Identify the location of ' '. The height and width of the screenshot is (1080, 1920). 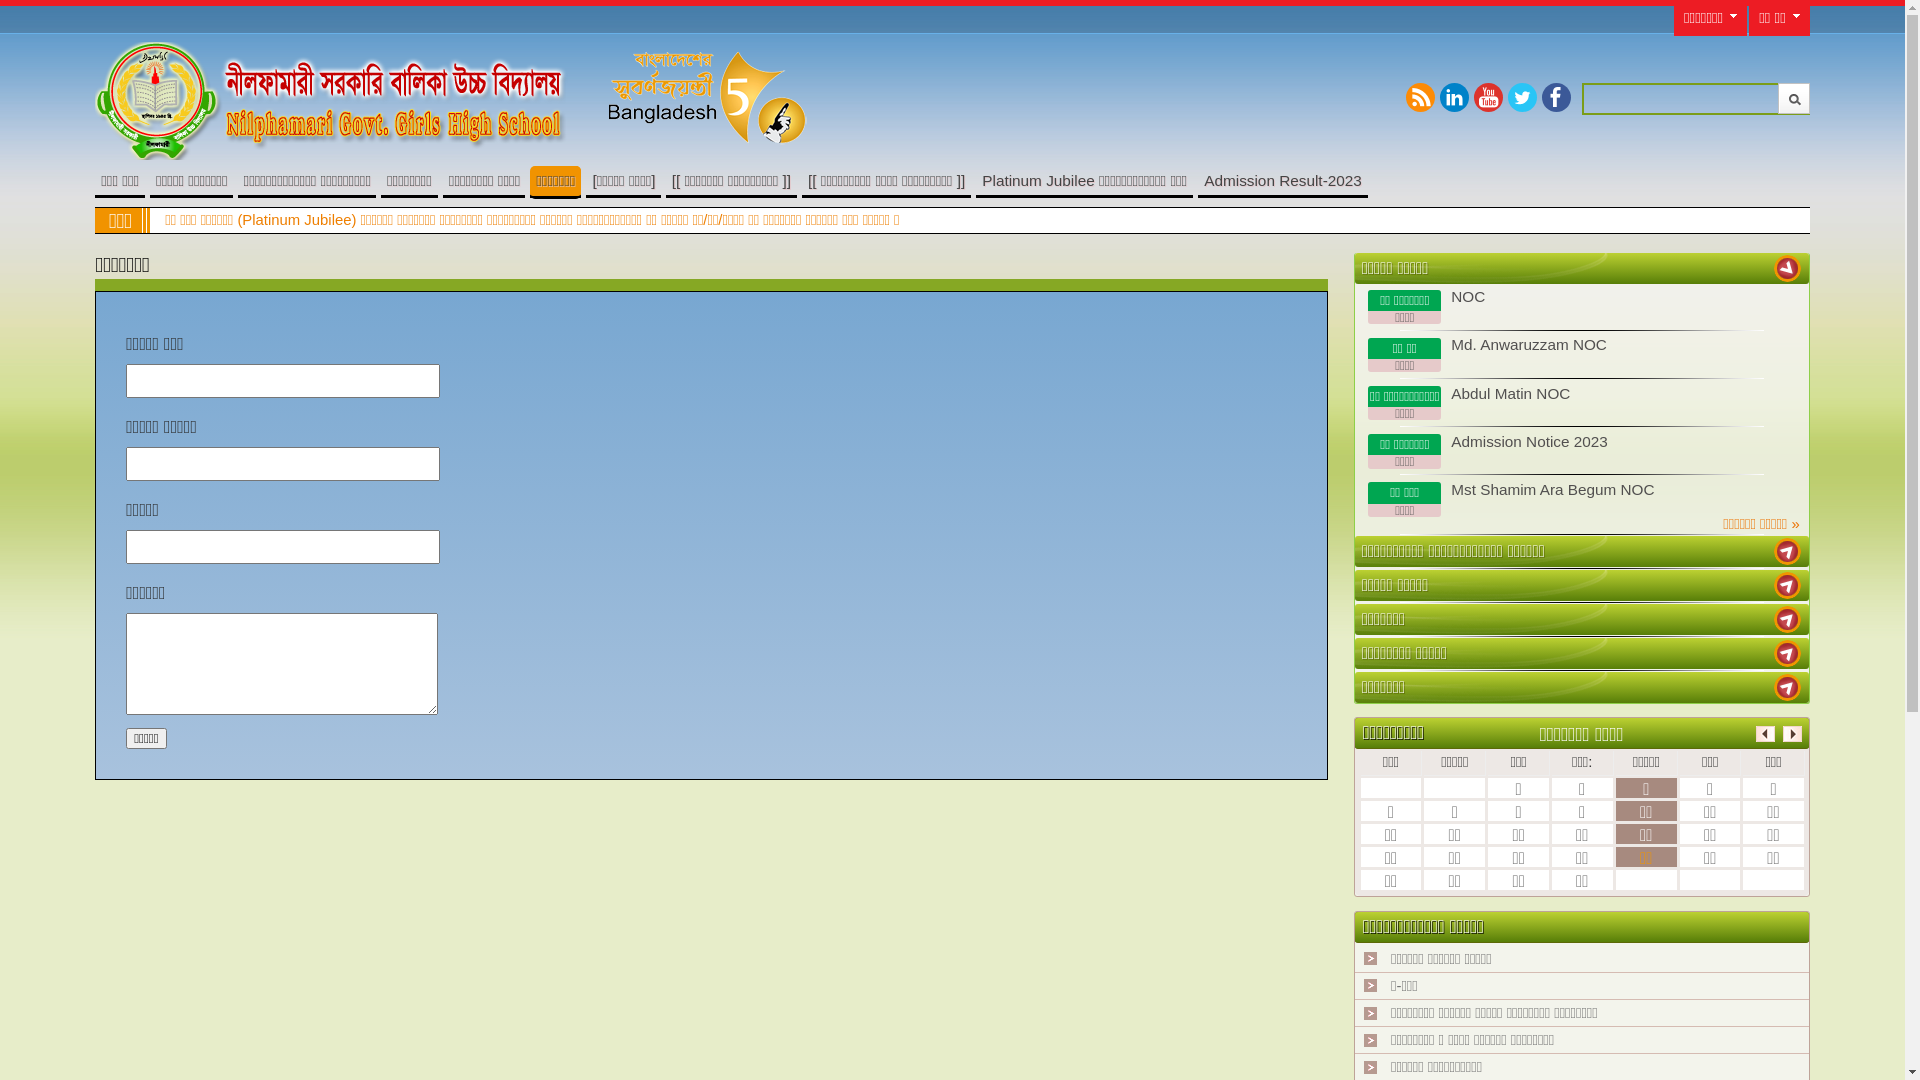
(1787, 618).